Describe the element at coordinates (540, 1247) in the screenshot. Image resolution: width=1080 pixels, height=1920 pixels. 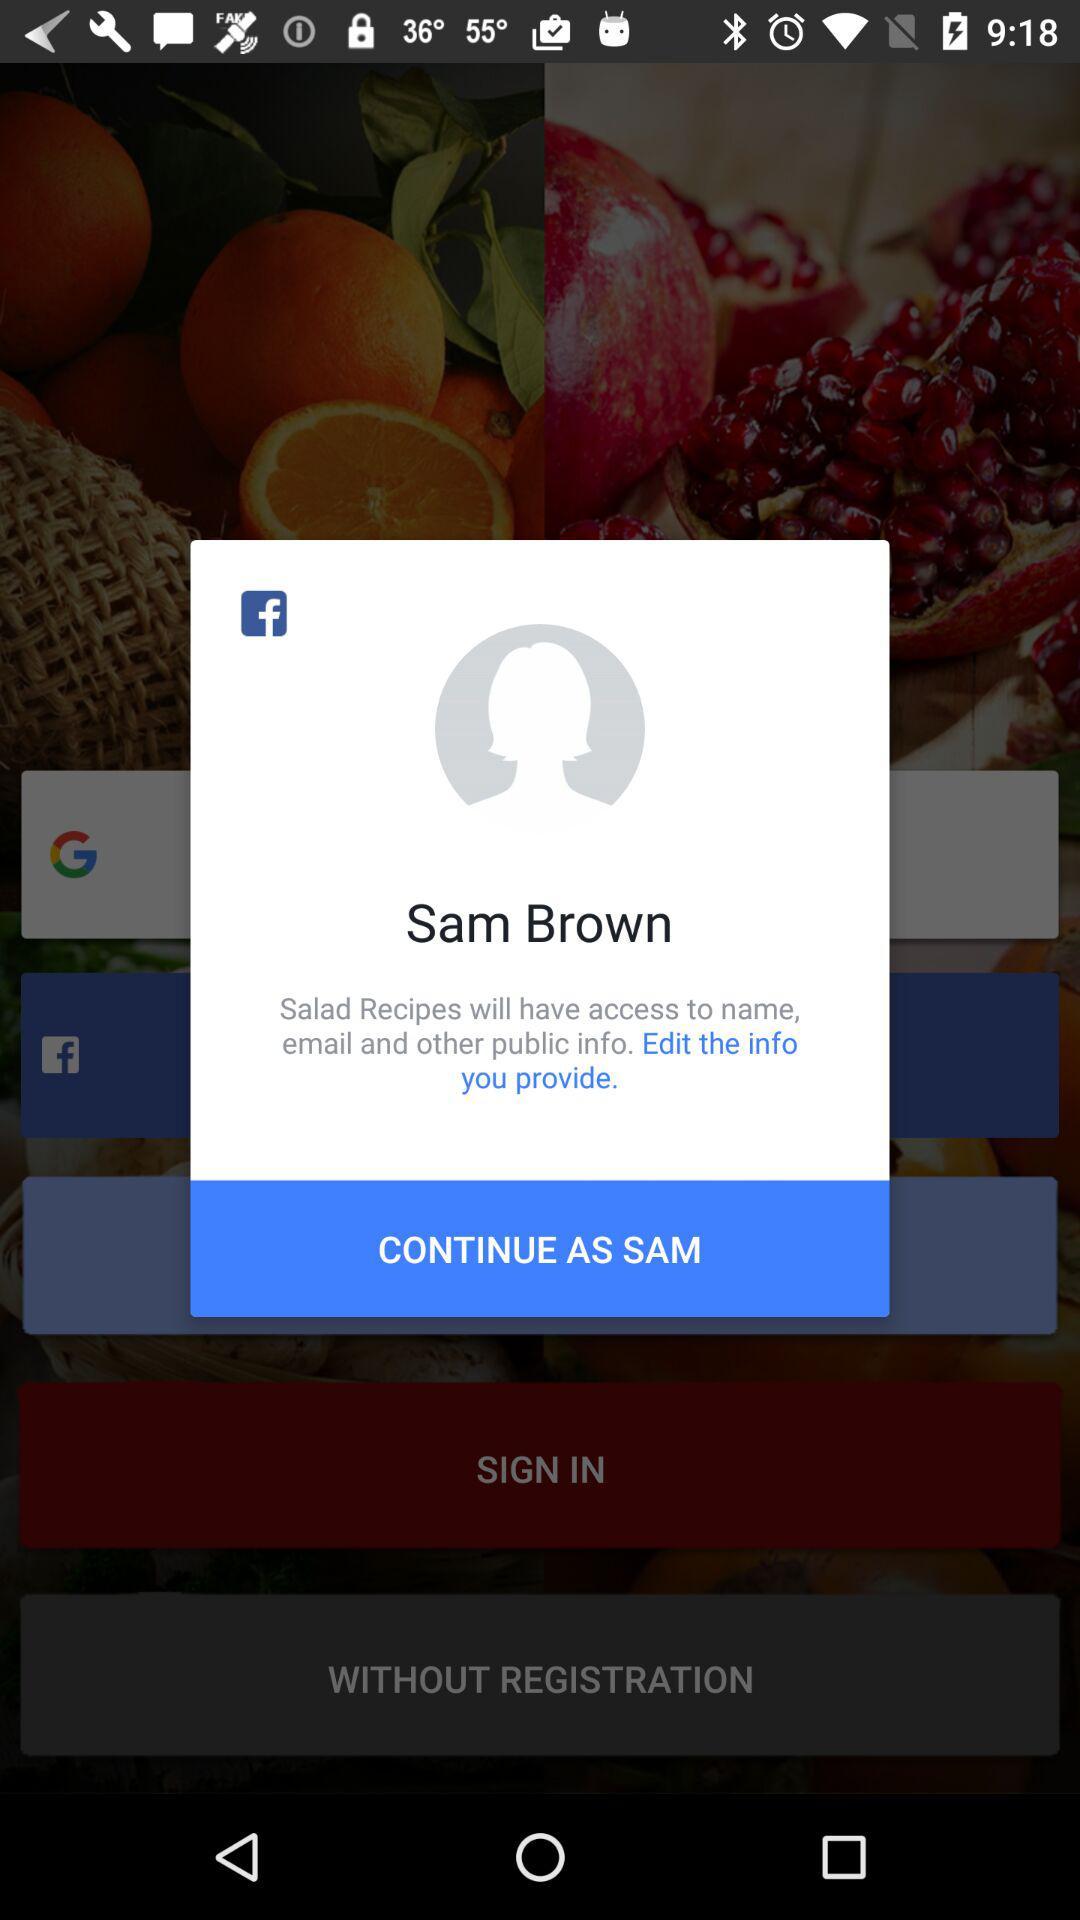
I see `continue as sam icon` at that location.